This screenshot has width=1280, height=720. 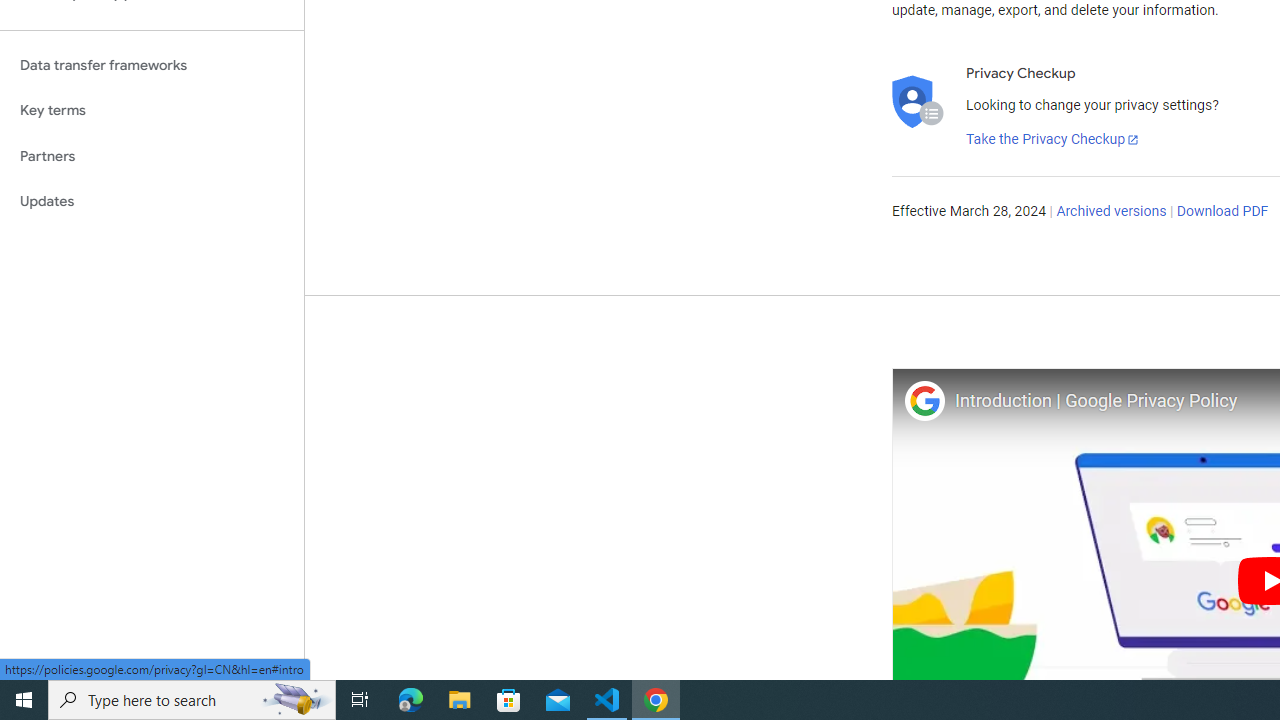 I want to click on 'Take the Privacy Checkup', so click(x=1052, y=139).